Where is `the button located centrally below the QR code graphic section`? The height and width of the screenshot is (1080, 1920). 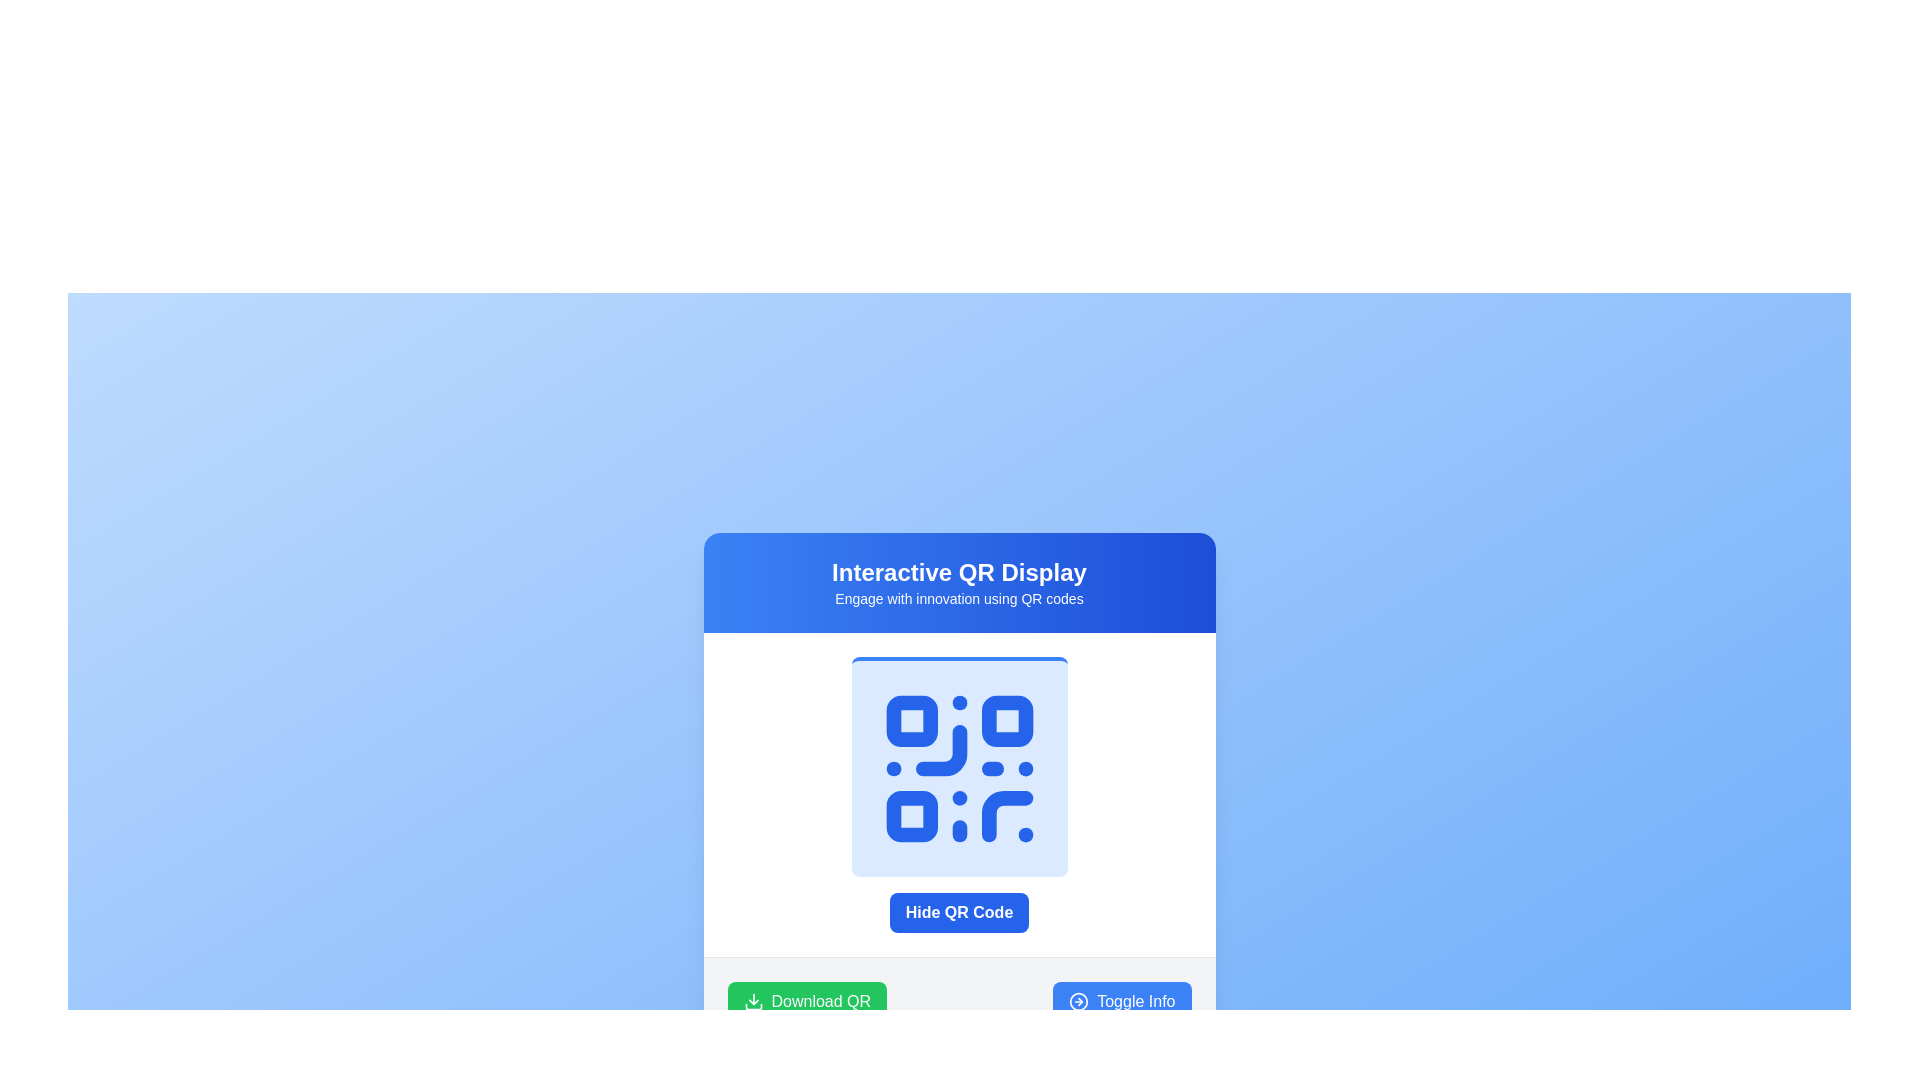 the button located centrally below the QR code graphic section is located at coordinates (958, 912).